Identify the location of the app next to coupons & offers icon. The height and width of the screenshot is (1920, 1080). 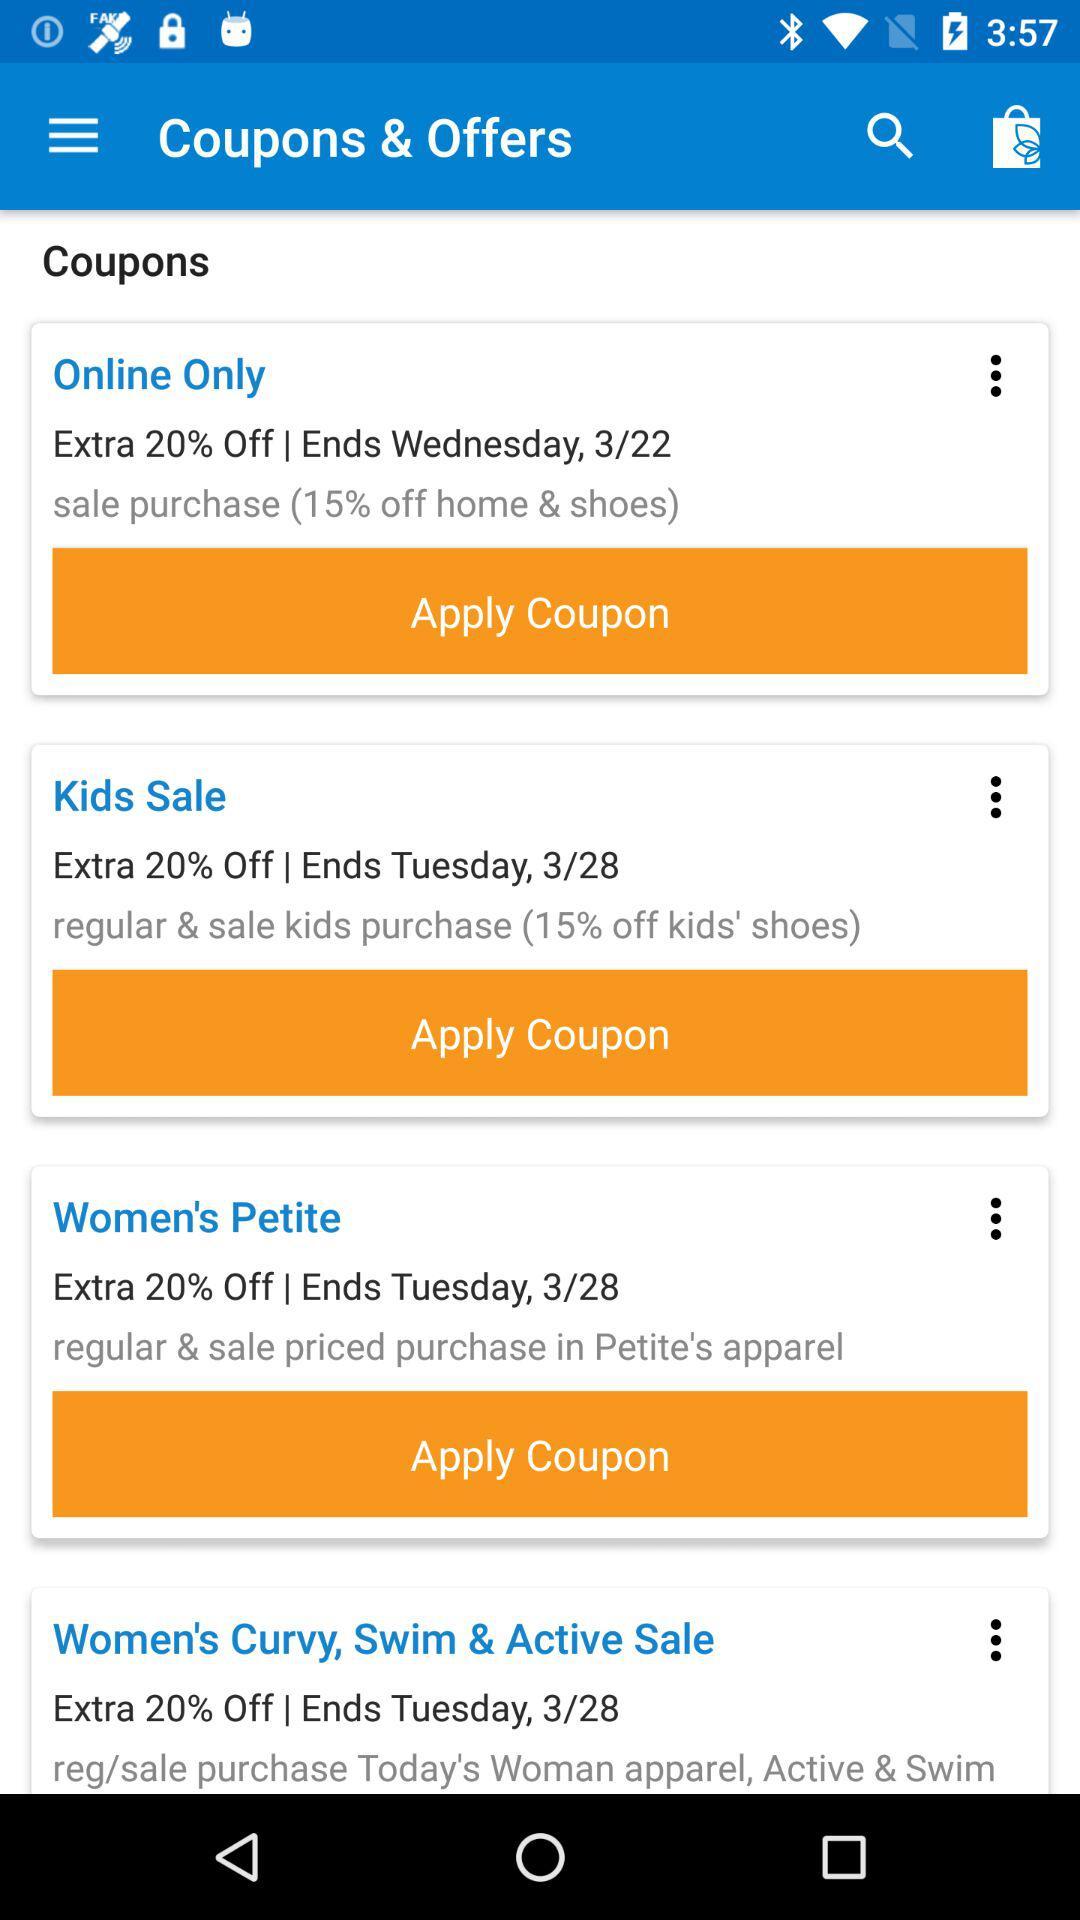
(72, 135).